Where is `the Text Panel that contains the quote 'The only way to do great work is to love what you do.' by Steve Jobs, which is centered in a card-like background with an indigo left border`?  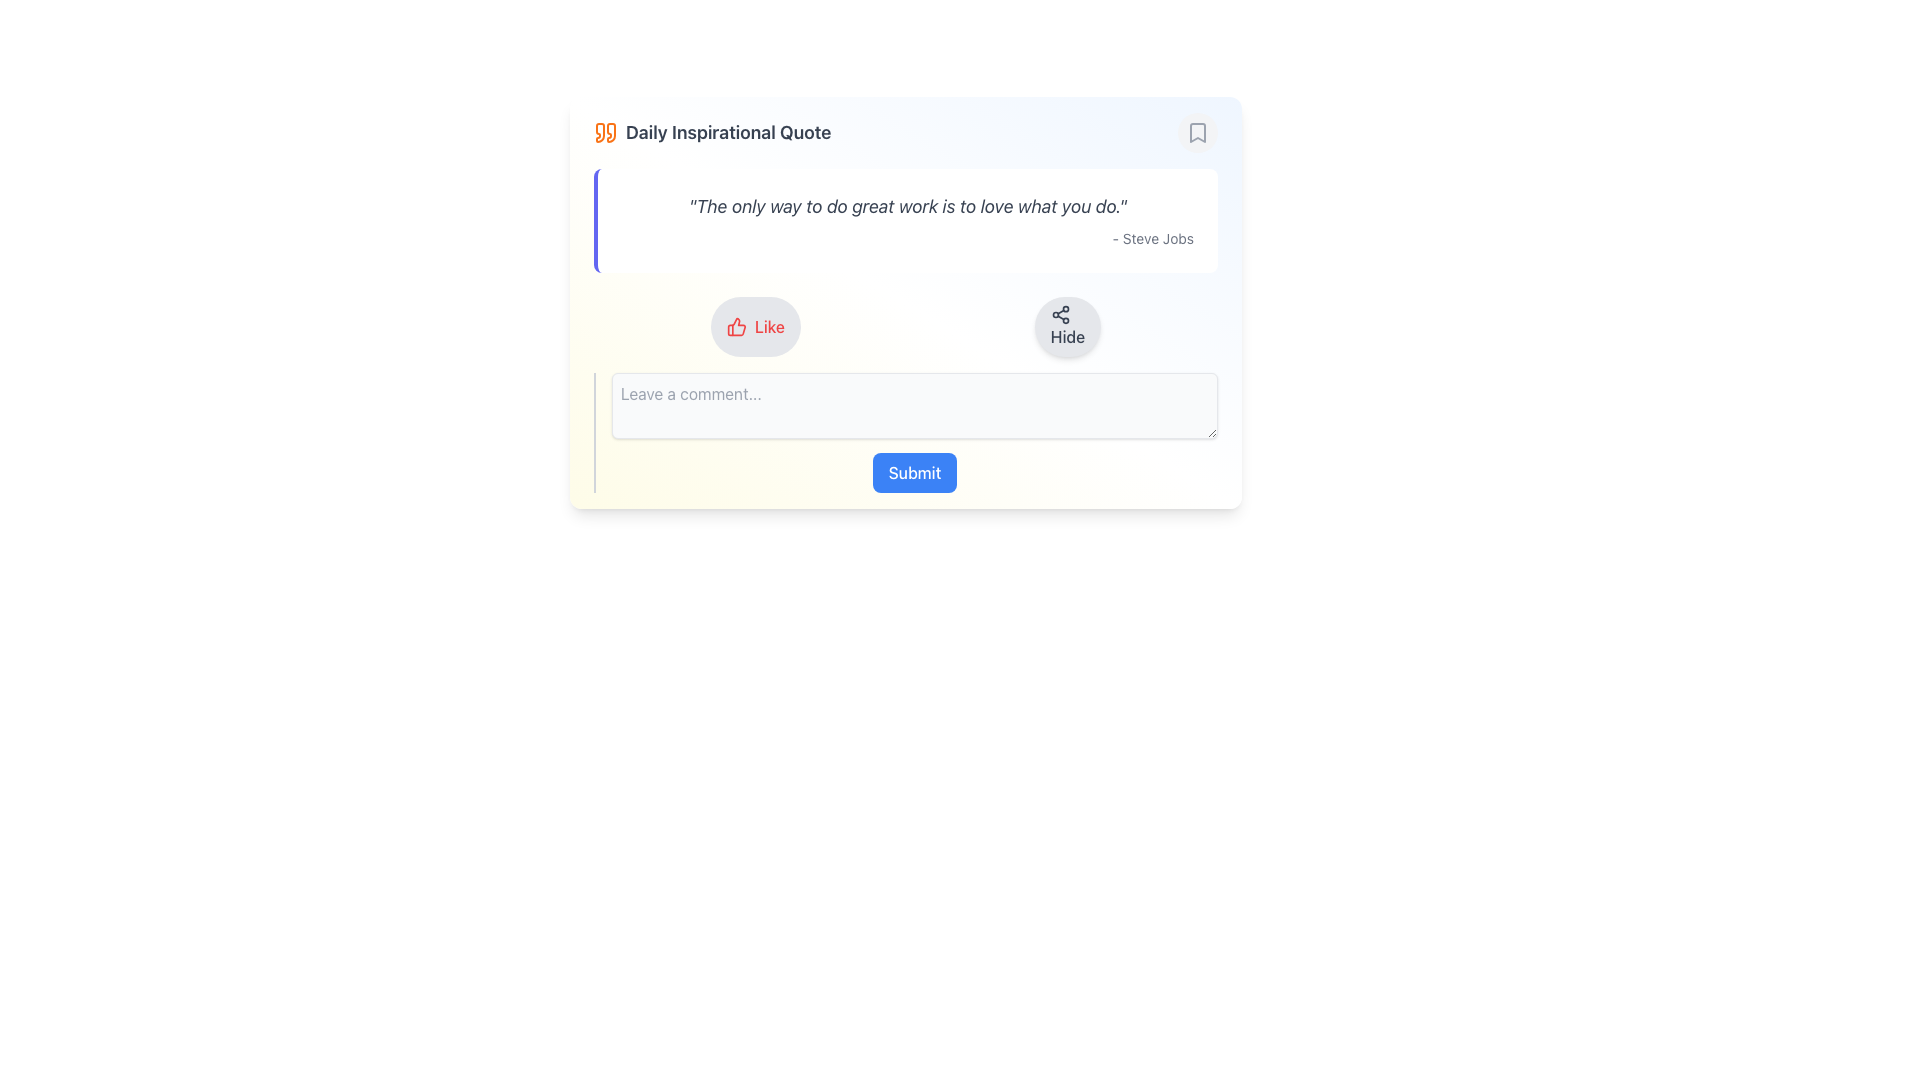 the Text Panel that contains the quote 'The only way to do great work is to love what you do.' by Steve Jobs, which is centered in a card-like background with an indigo left border is located at coordinates (905, 220).